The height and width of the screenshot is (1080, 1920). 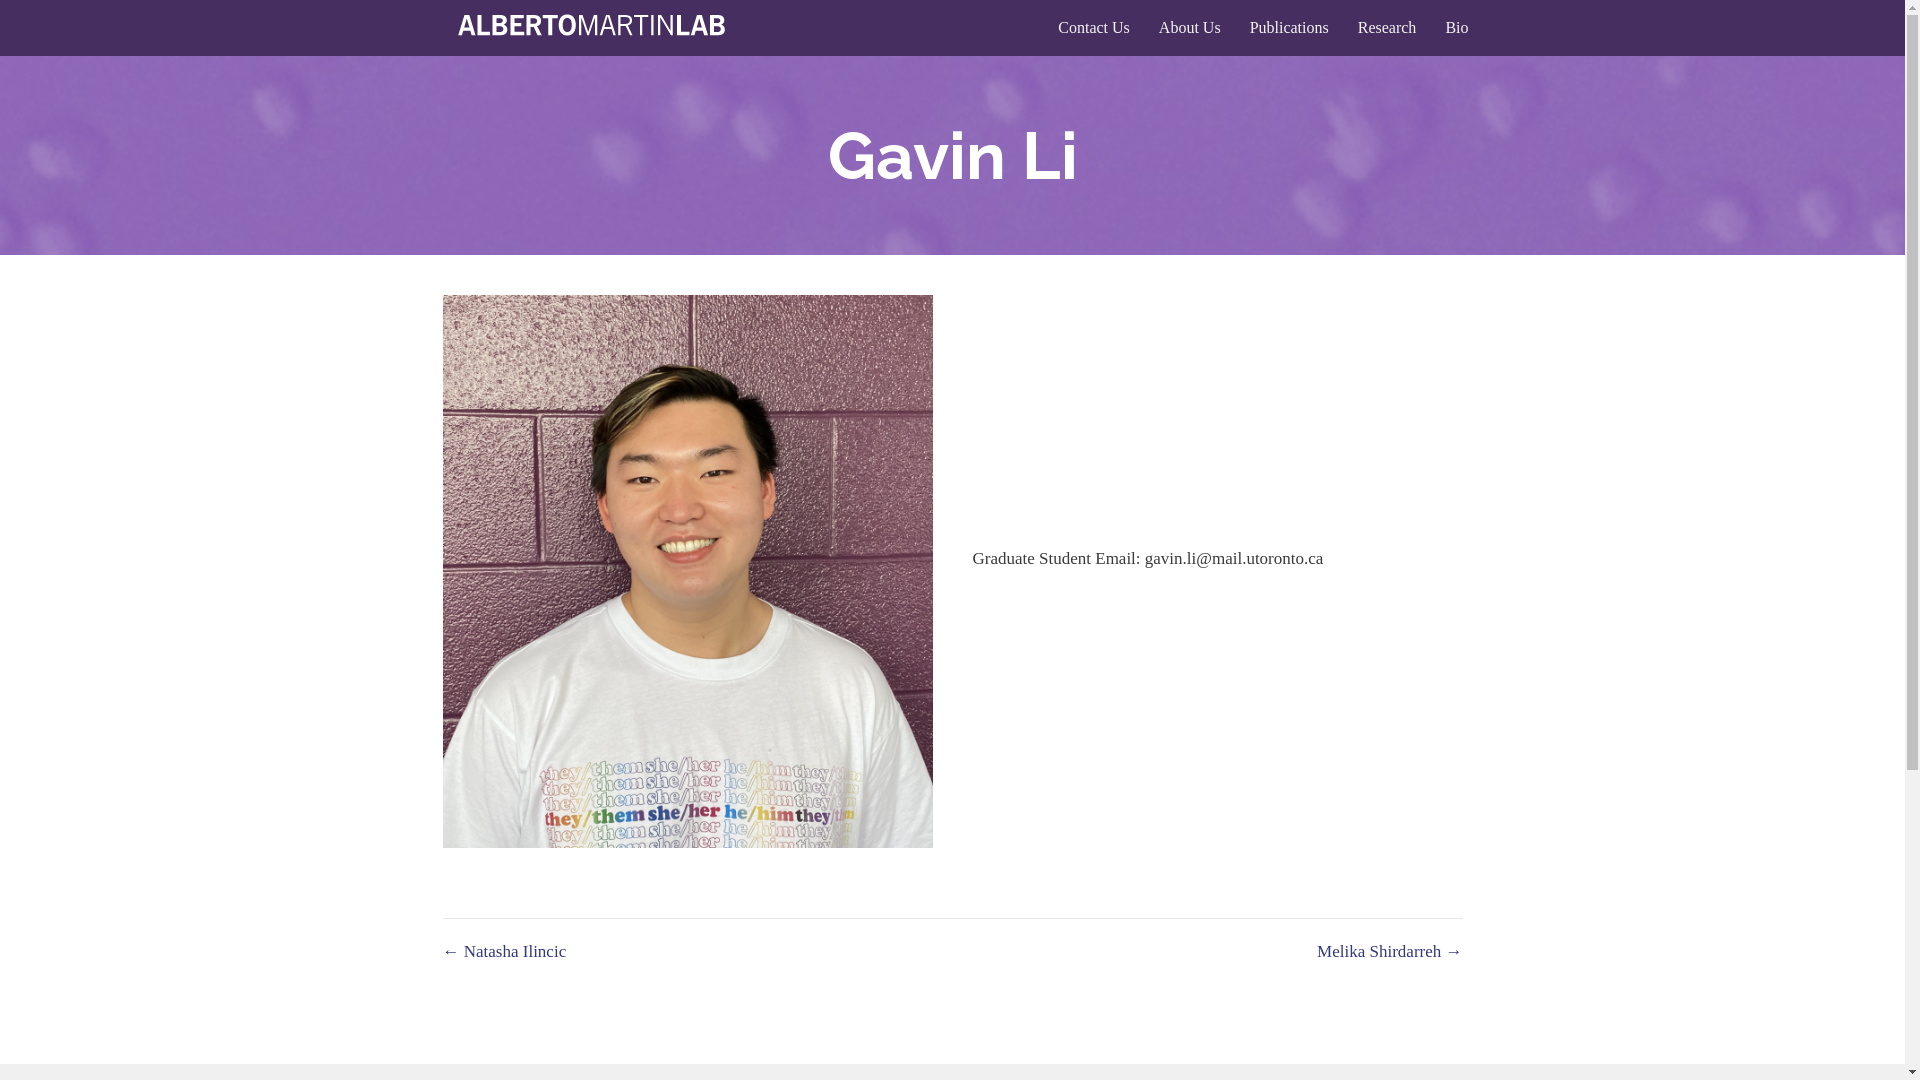 I want to click on 'Contact Us', so click(x=1093, y=27).